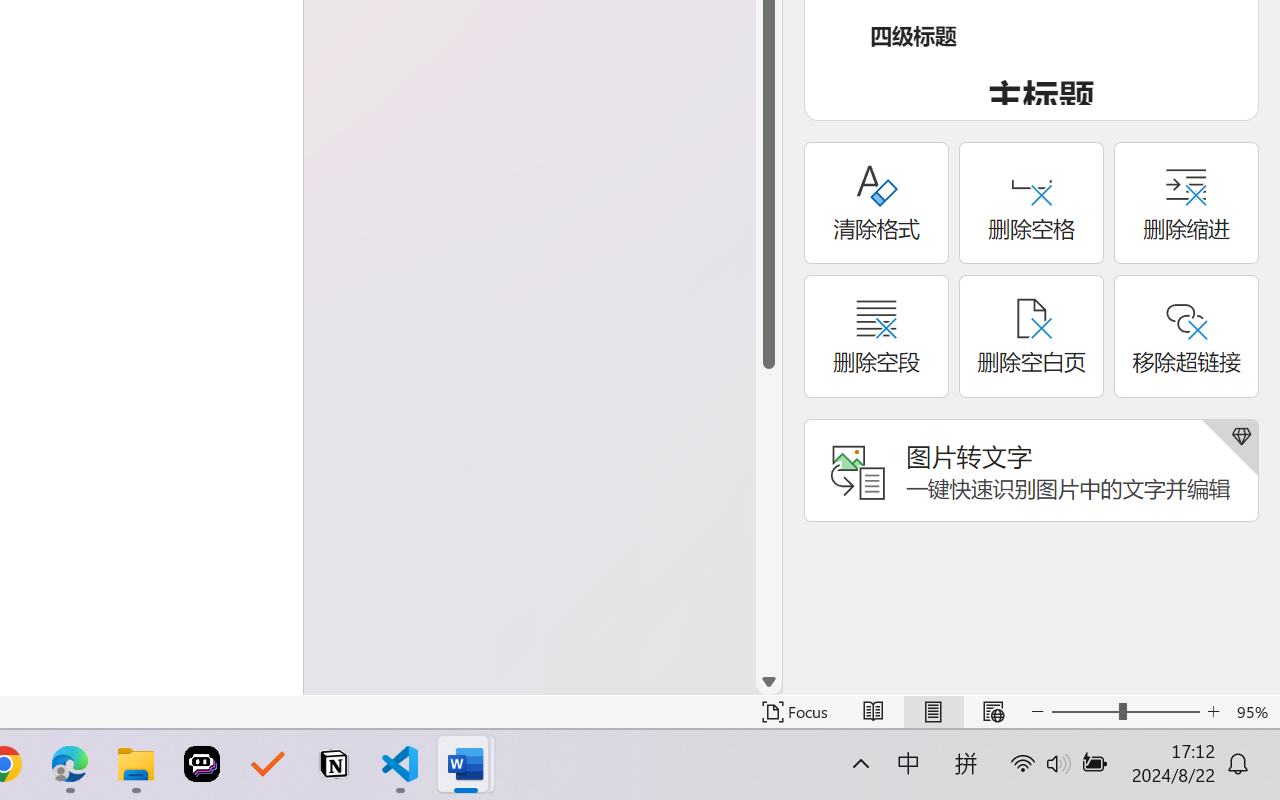 The width and height of the screenshot is (1280, 800). I want to click on 'Line down', so click(768, 682).